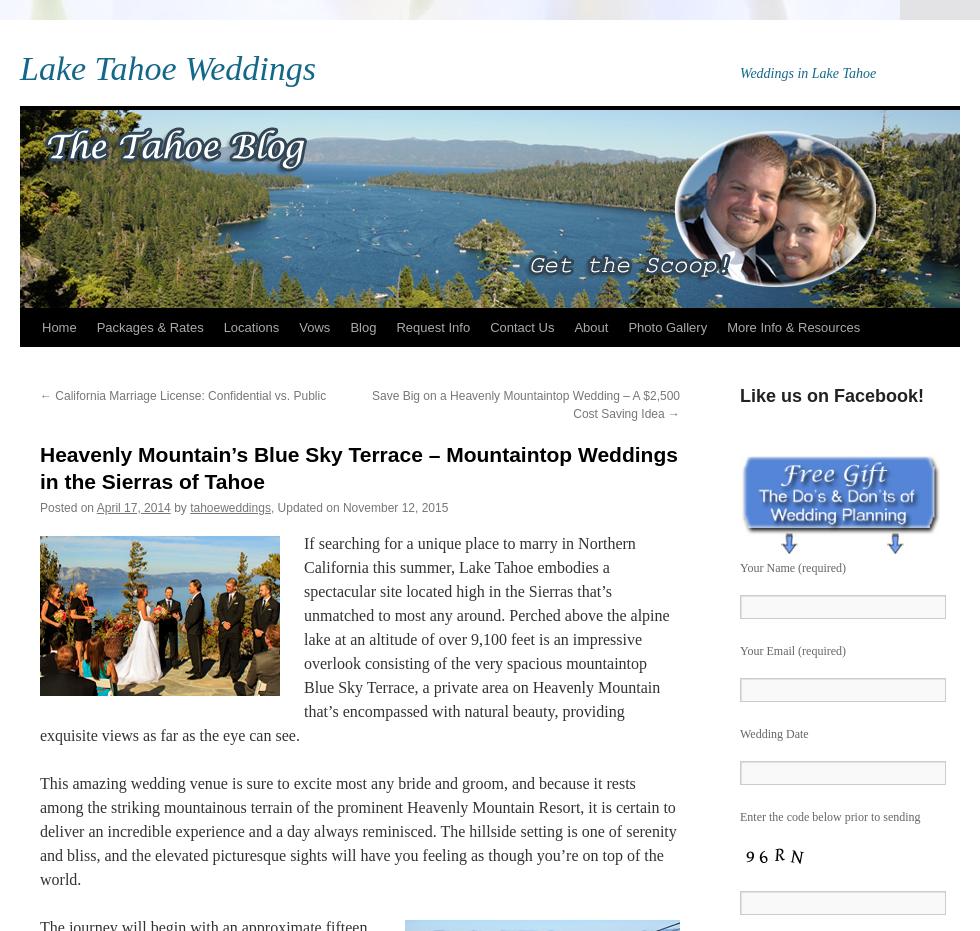 The image size is (980, 931). Describe the element at coordinates (829, 815) in the screenshot. I see `'Enter the code below prior to sending'` at that location.